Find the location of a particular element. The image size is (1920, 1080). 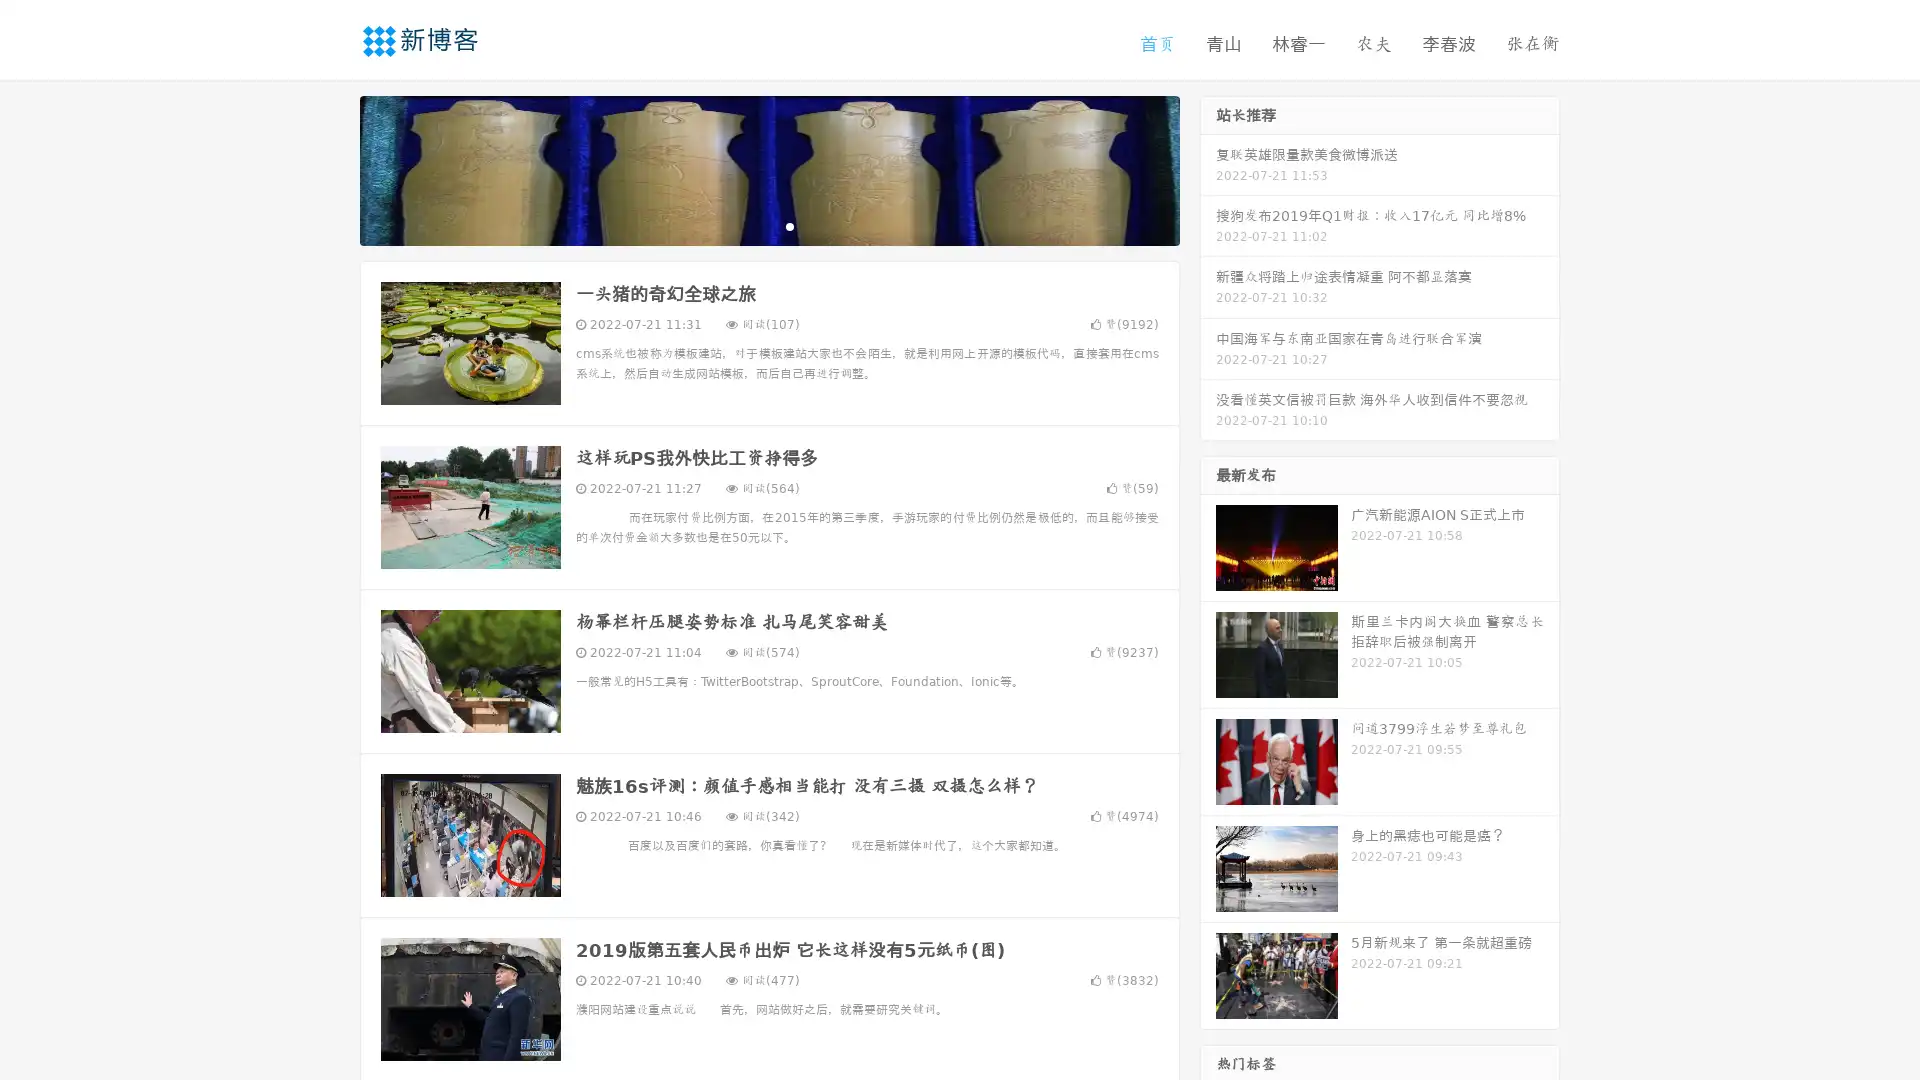

Go to slide 1 is located at coordinates (748, 225).